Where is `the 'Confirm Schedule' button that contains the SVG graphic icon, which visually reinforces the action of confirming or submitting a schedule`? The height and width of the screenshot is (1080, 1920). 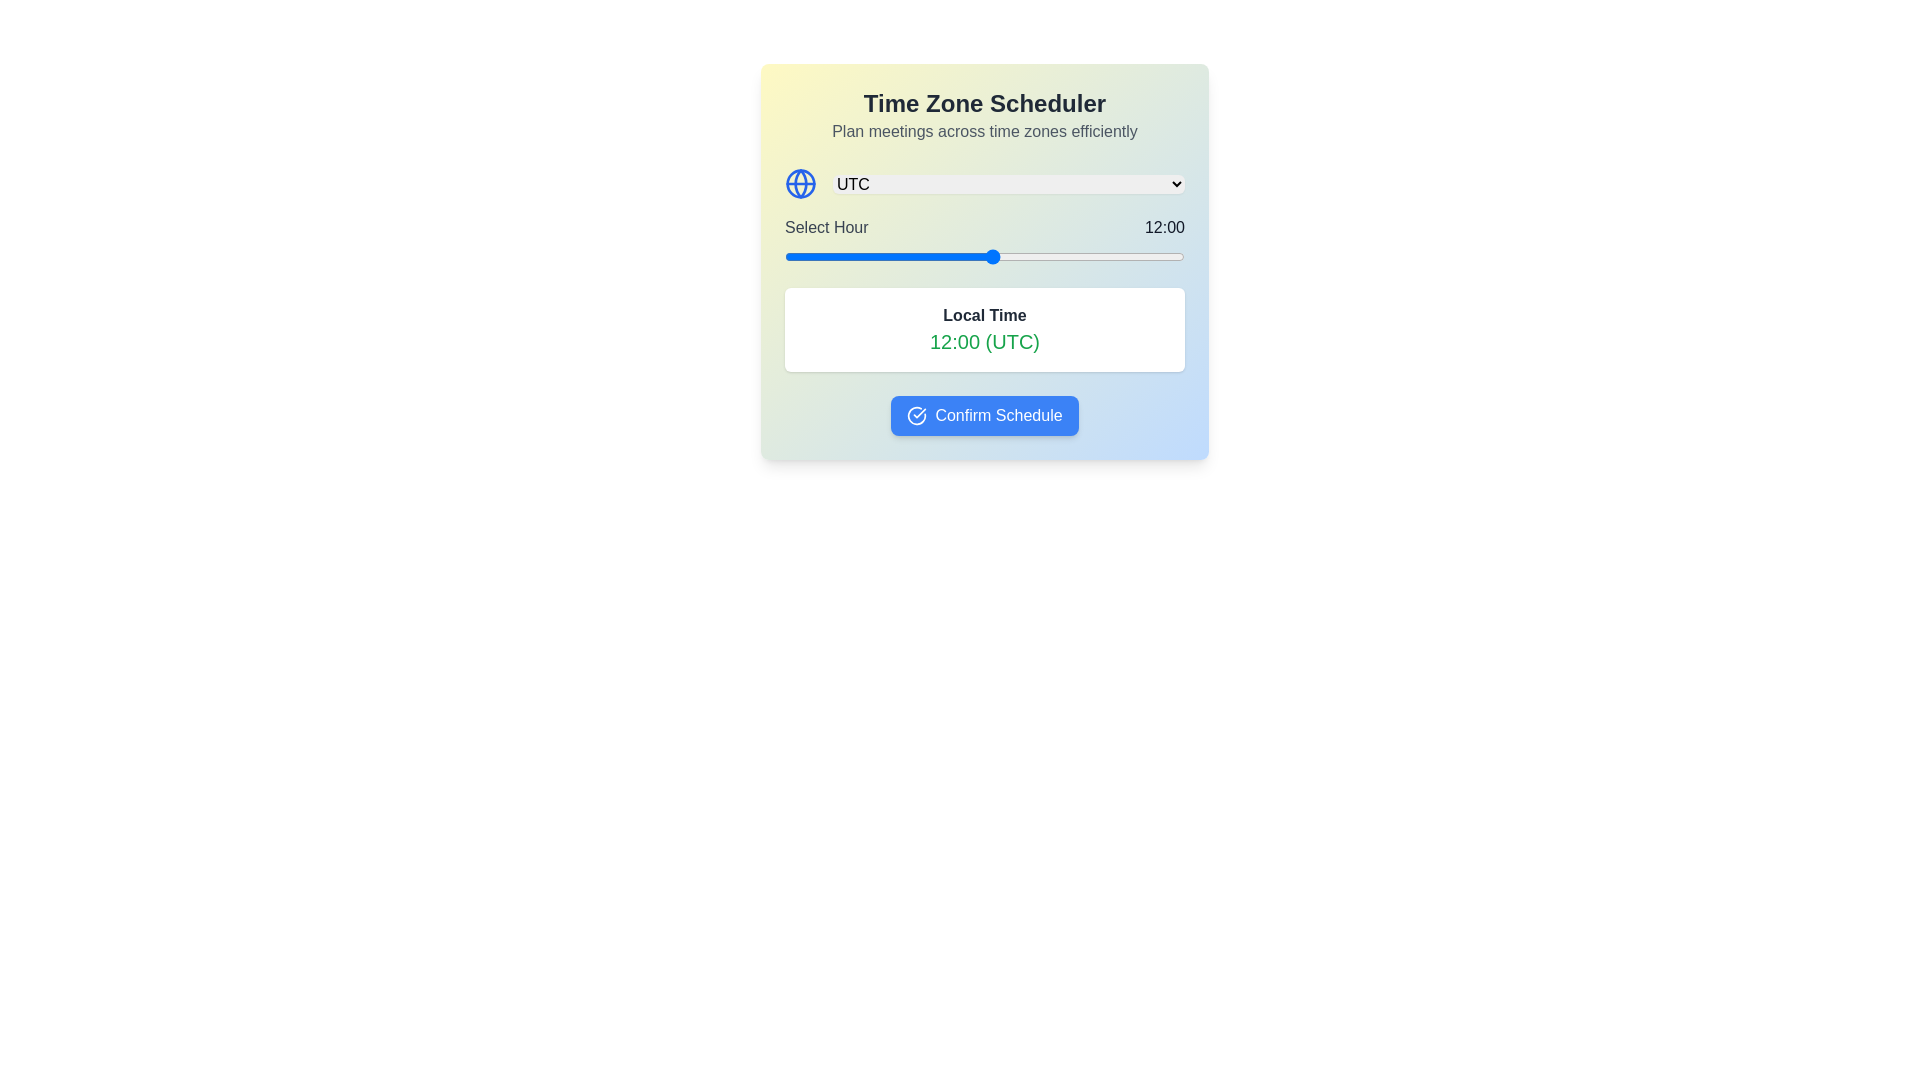 the 'Confirm Schedule' button that contains the SVG graphic icon, which visually reinforces the action of confirming or submitting a schedule is located at coordinates (916, 415).